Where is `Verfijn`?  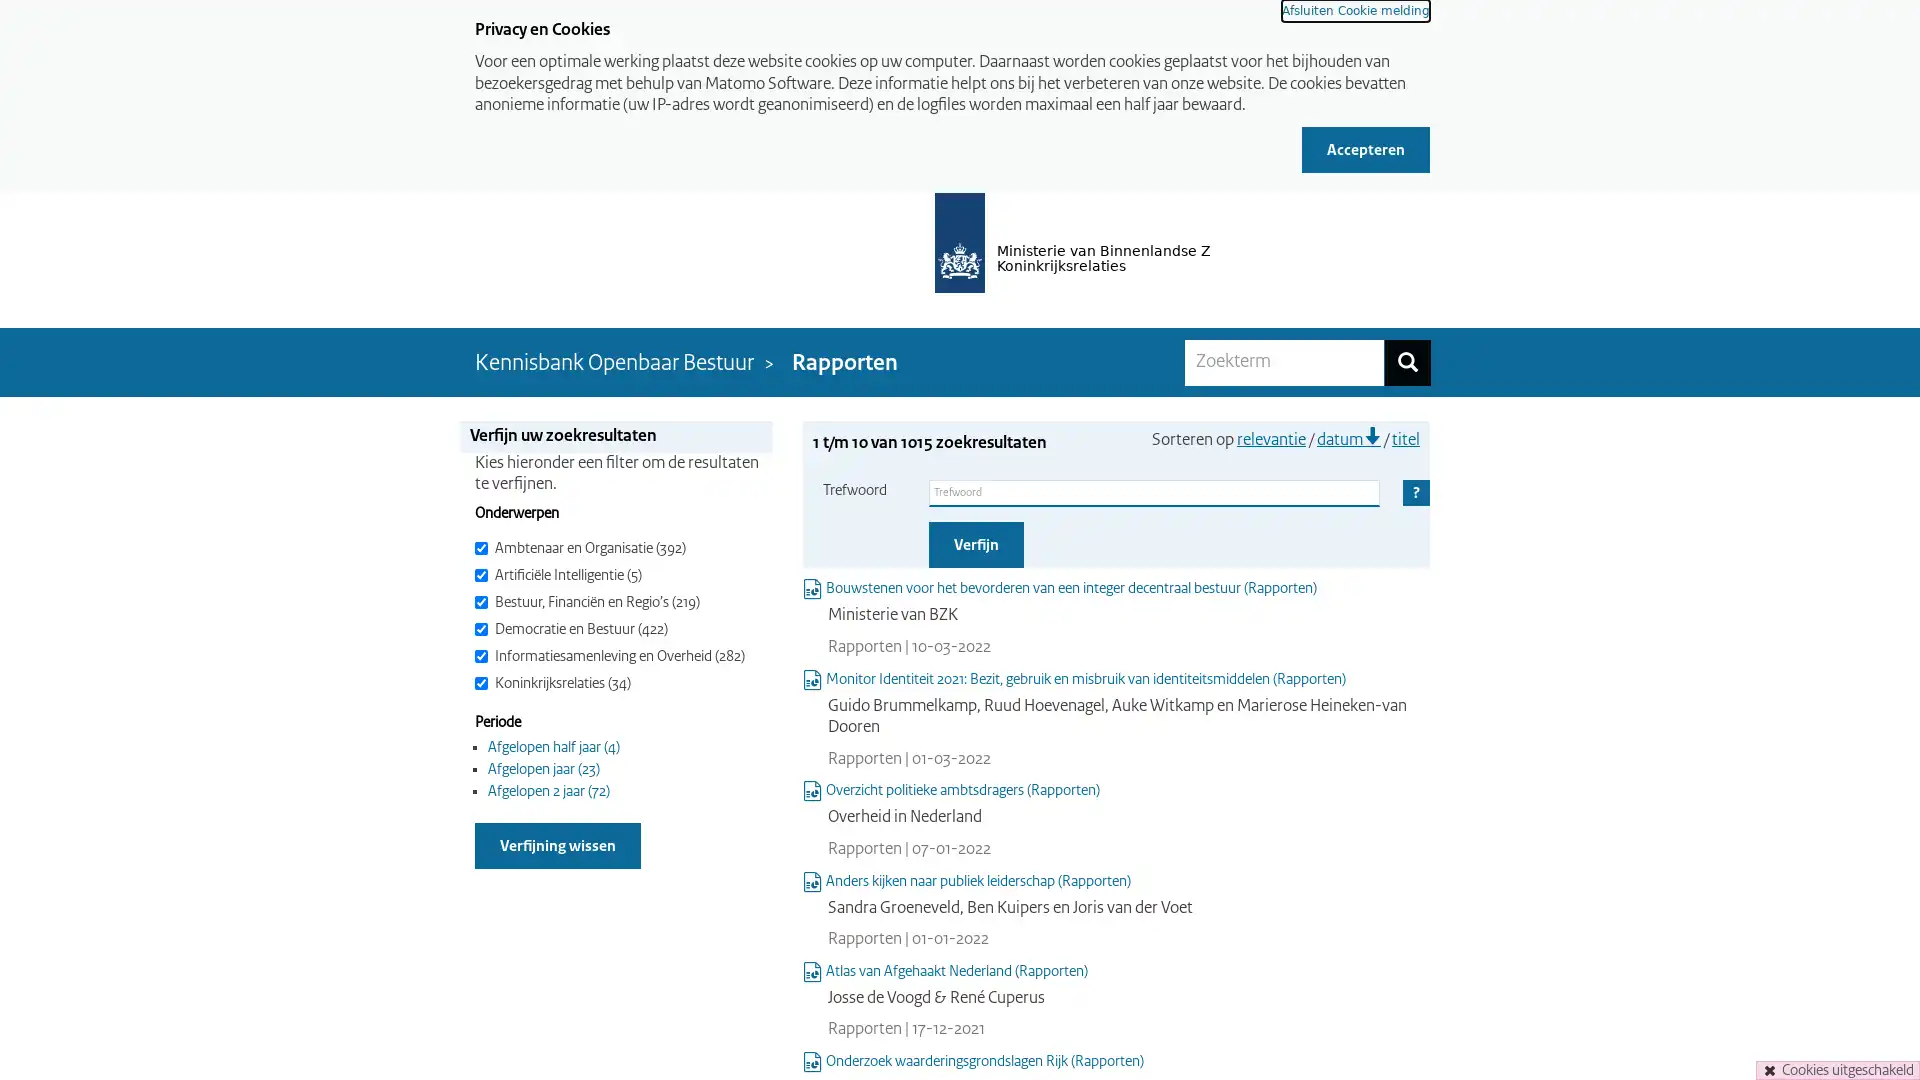 Verfijn is located at coordinates (976, 544).